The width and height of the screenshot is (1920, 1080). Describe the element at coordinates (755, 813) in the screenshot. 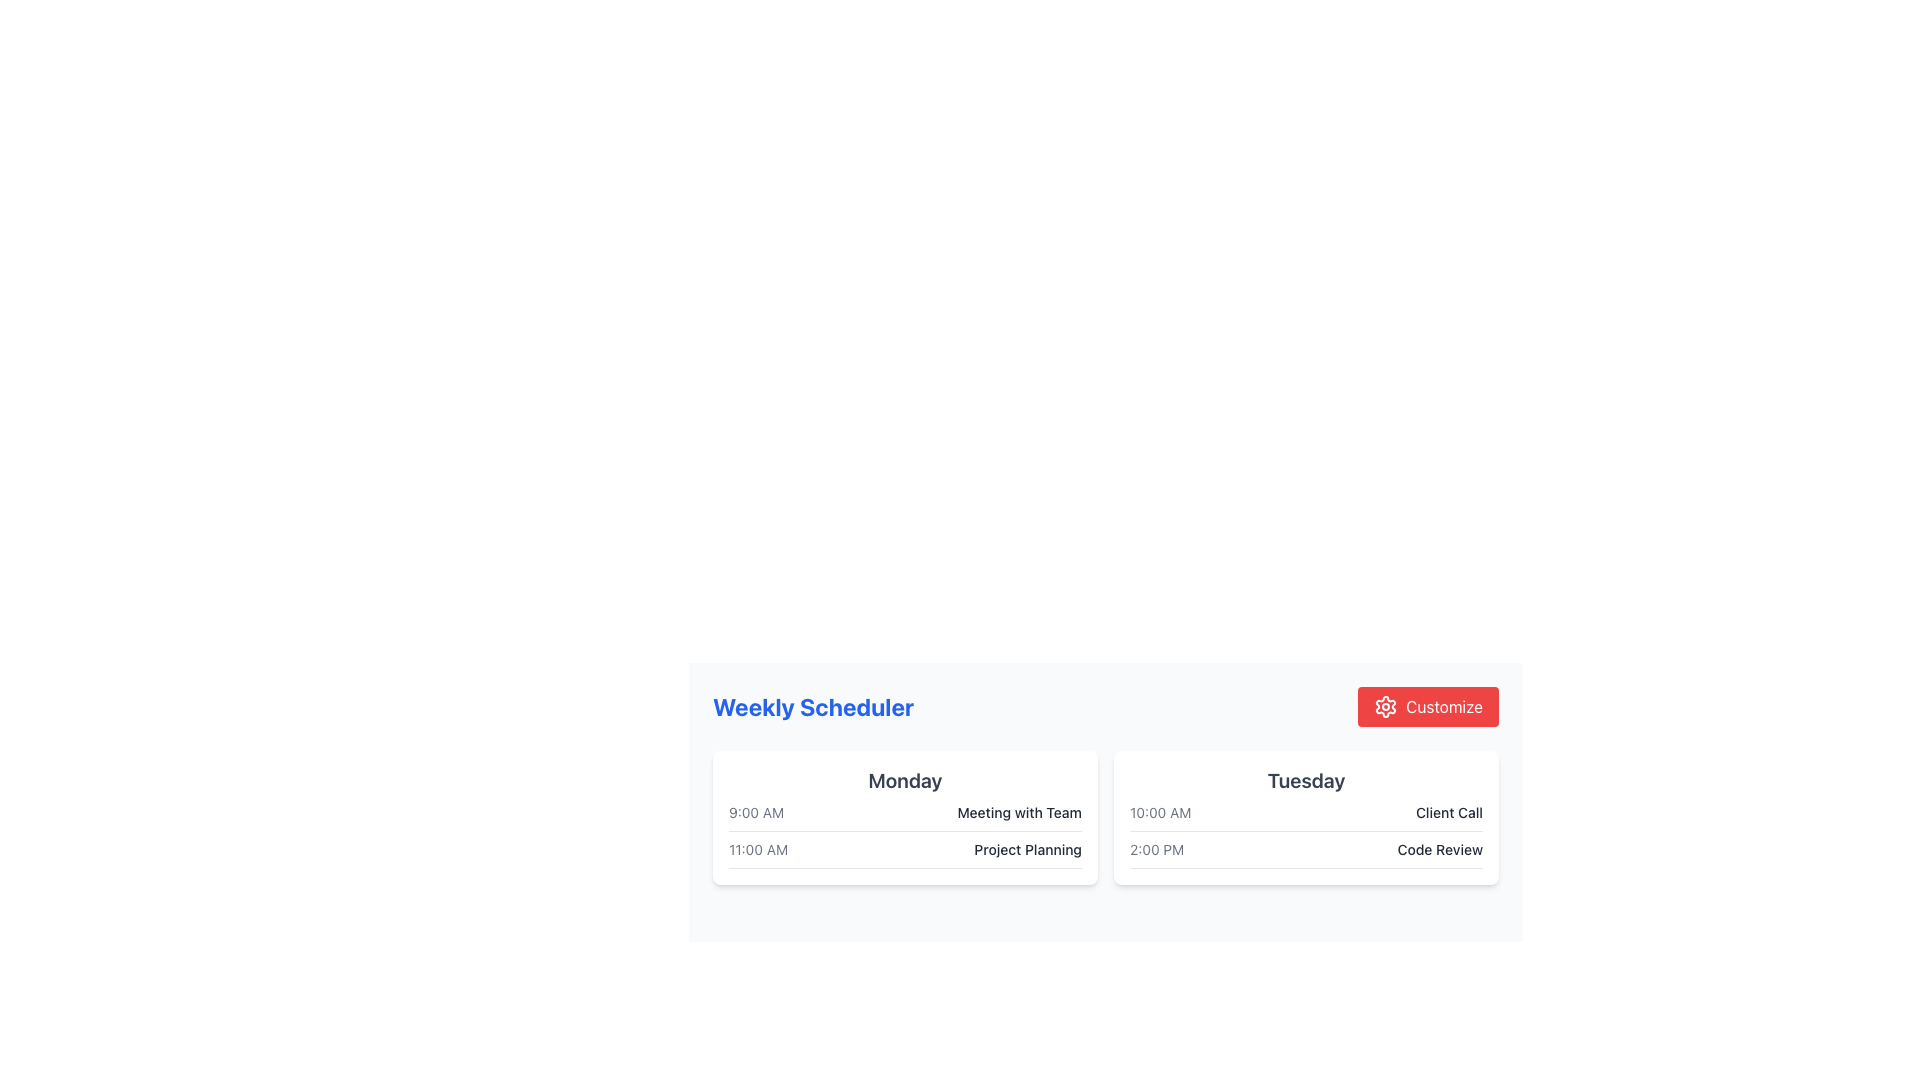

I see `text from the Text Label indicating the start time for a meeting or event located in the left card labeled 'Monday' in the Weekly Scheduler section, positioned at the top-left corner of the card before 'Meeting with Team'` at that location.